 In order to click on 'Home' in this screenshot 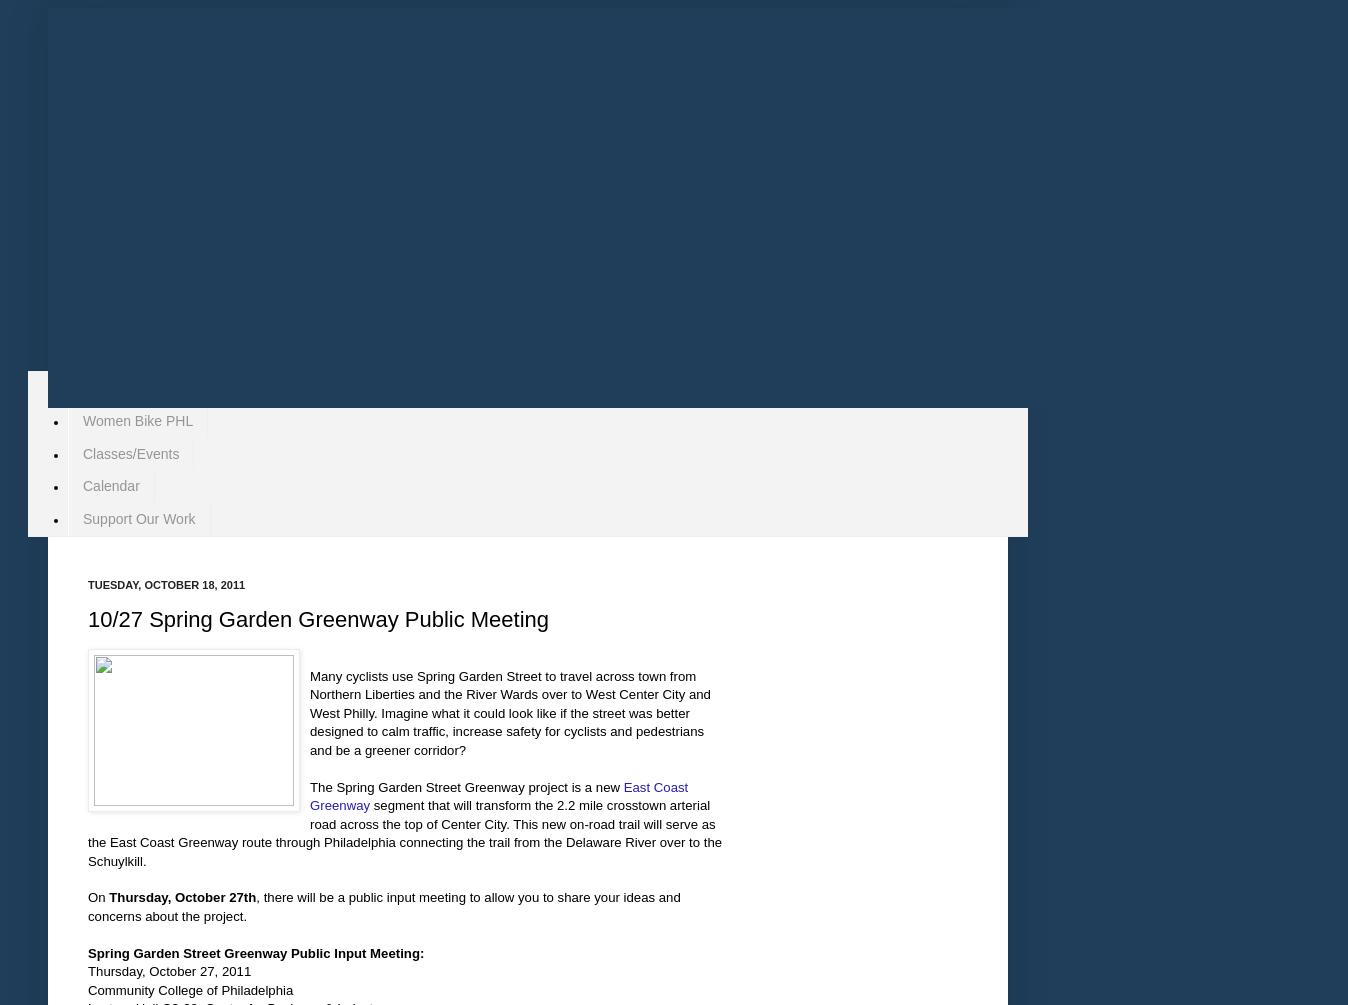, I will do `click(99, 387)`.